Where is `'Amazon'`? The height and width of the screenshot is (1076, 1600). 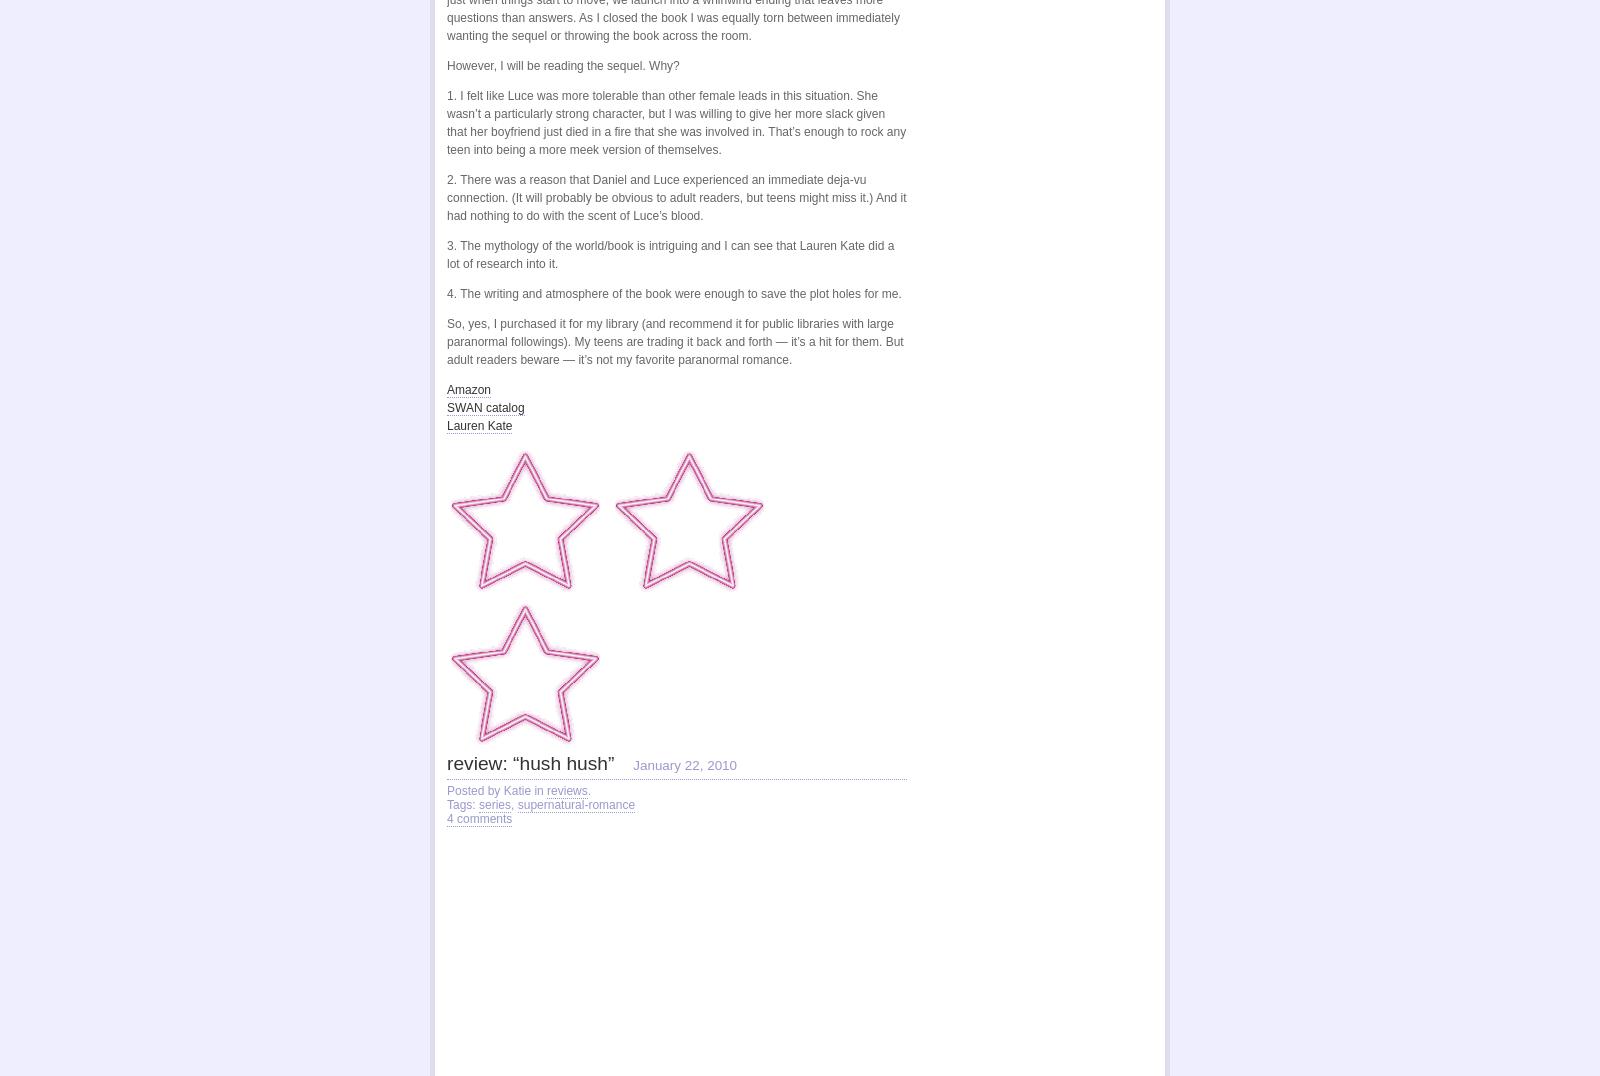
'Amazon' is located at coordinates (467, 383).